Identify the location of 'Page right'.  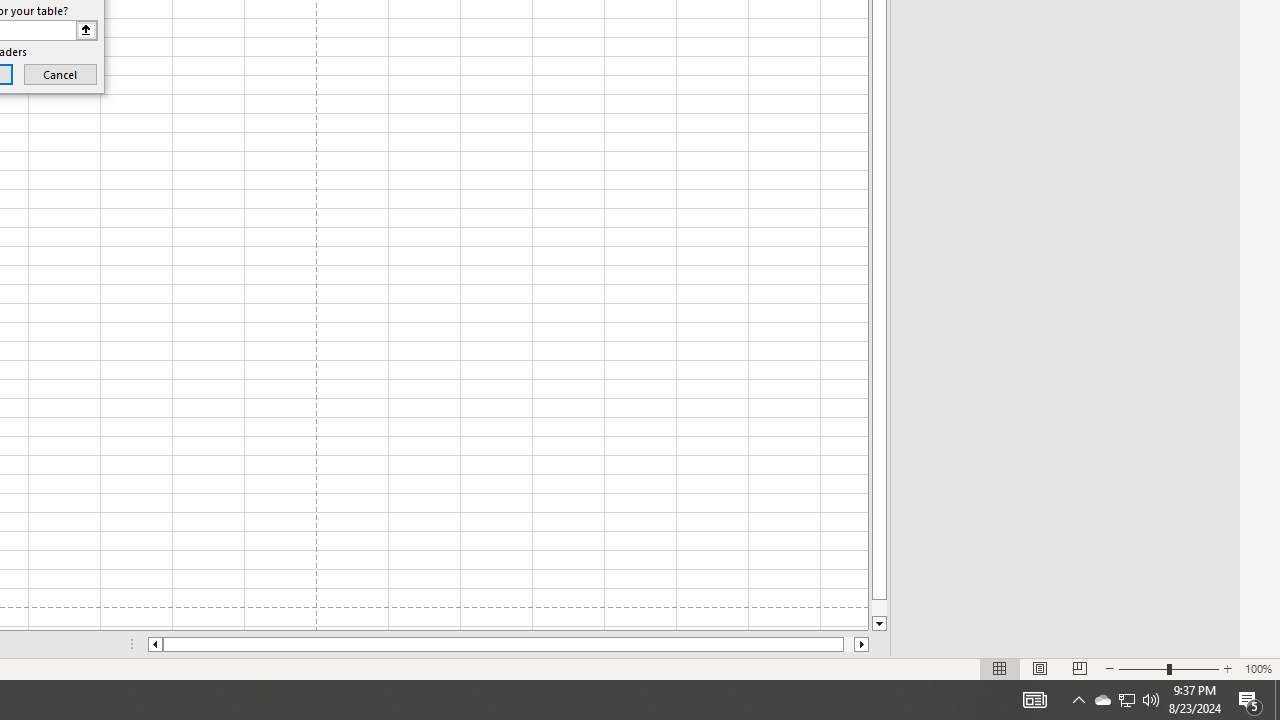
(848, 644).